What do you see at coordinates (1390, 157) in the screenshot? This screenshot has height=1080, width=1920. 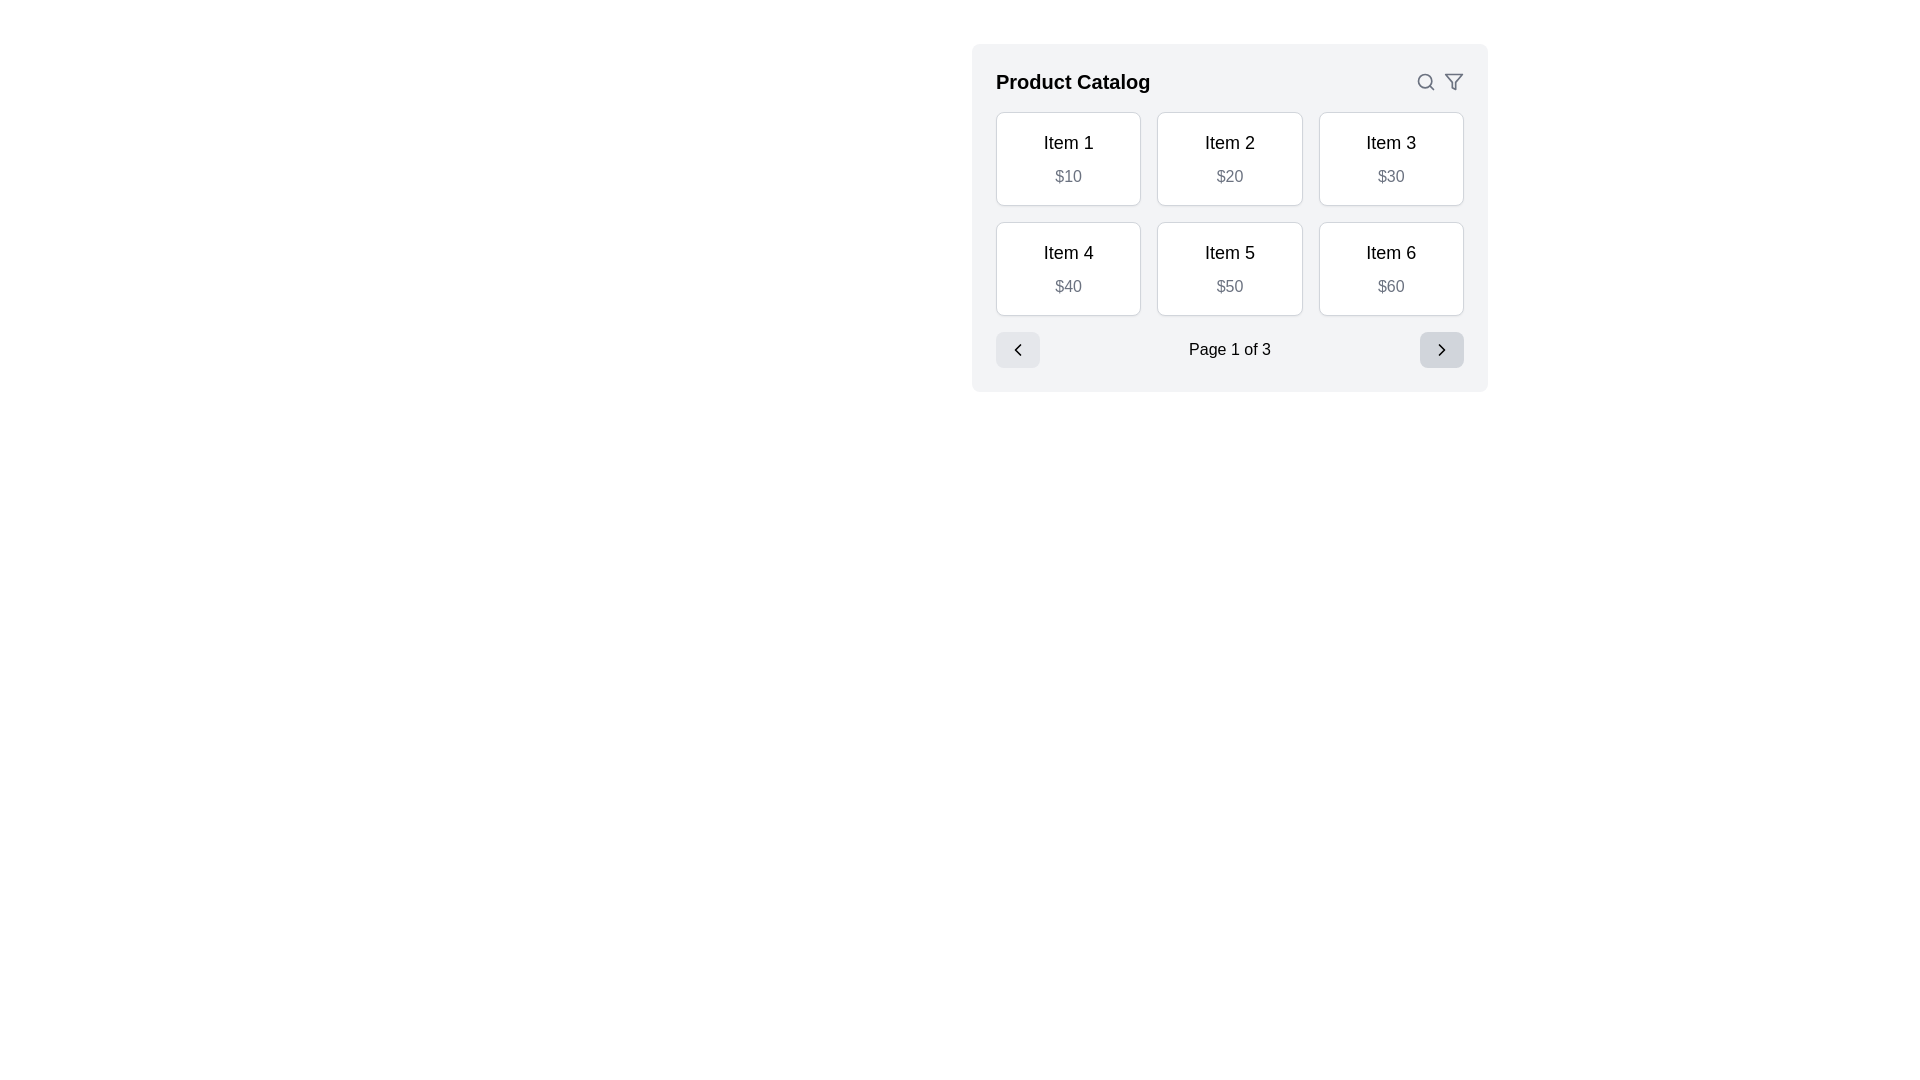 I see `the Card UI component titled 'Item 3' with a price of '$30', which is positioned as the third card in the upper row of the grid layout` at bounding box center [1390, 157].